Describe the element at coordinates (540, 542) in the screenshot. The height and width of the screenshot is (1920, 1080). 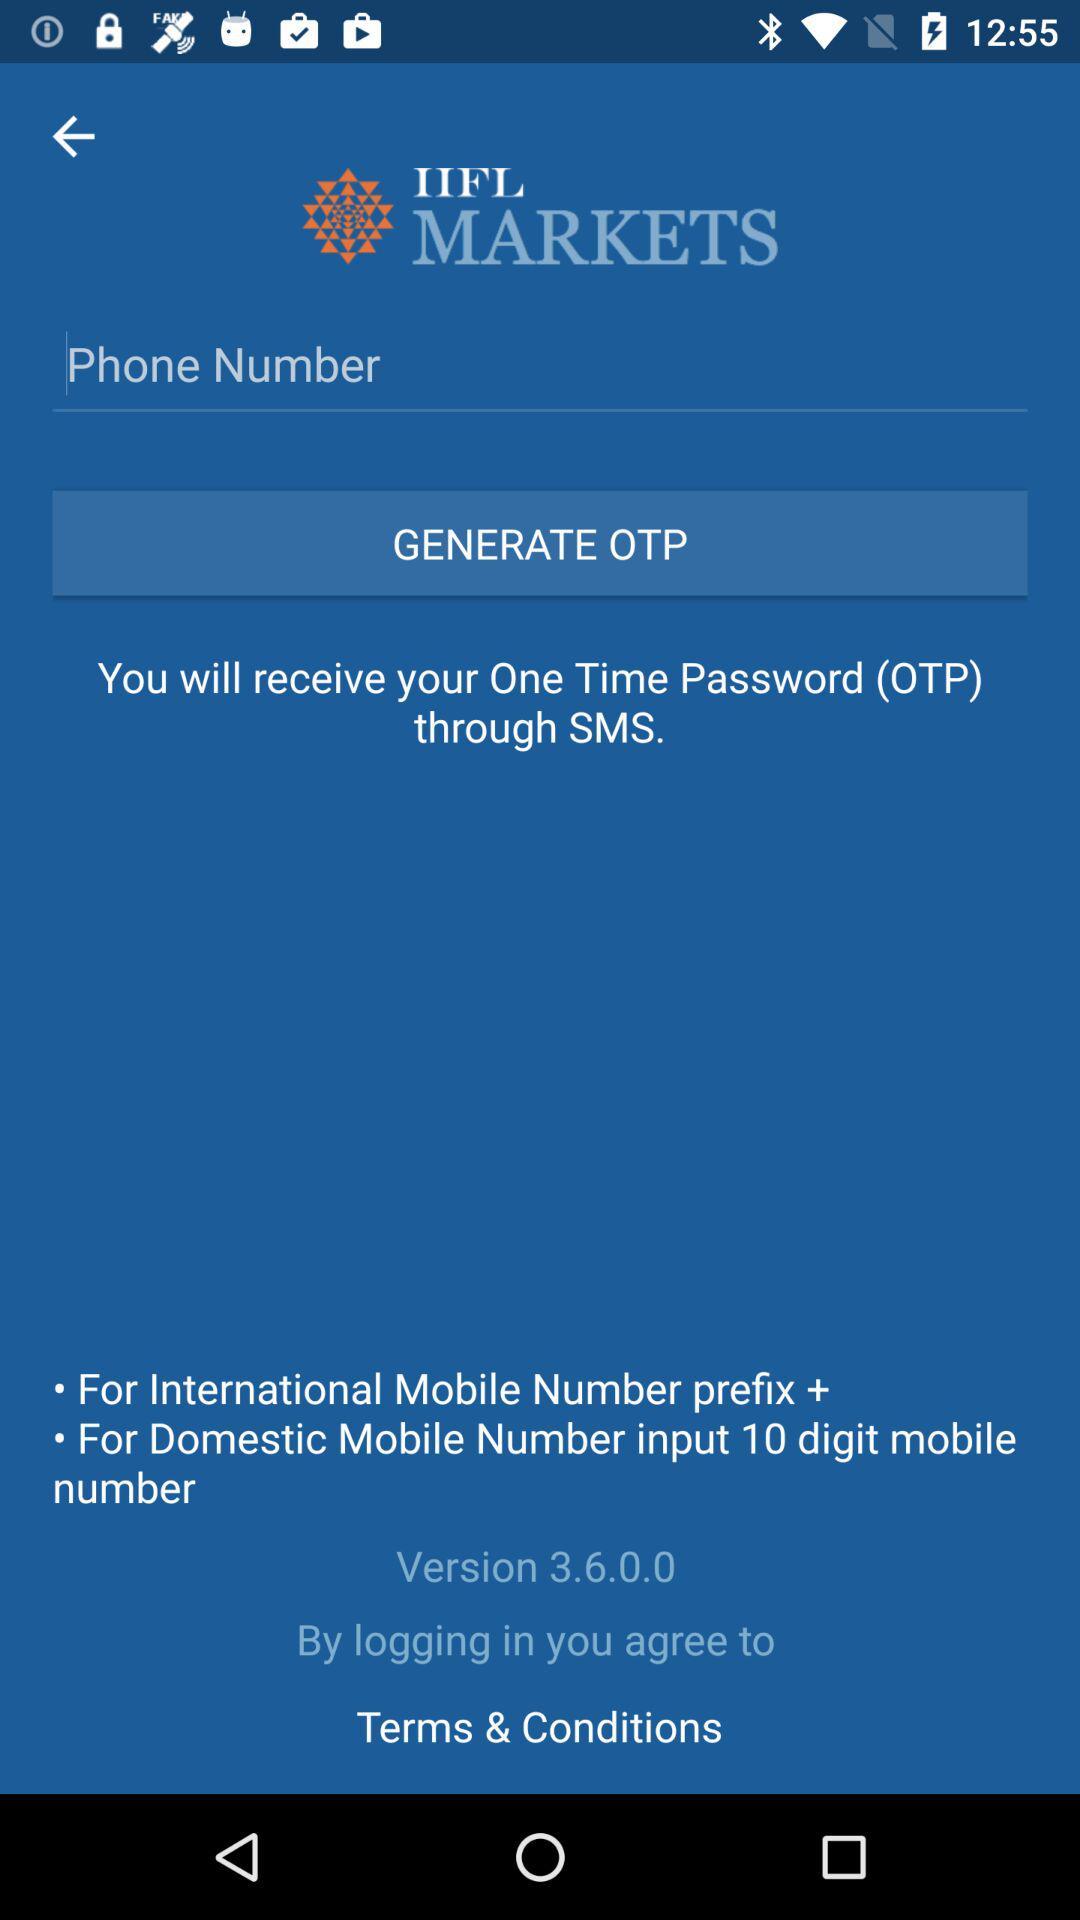
I see `icon above the you will receive icon` at that location.